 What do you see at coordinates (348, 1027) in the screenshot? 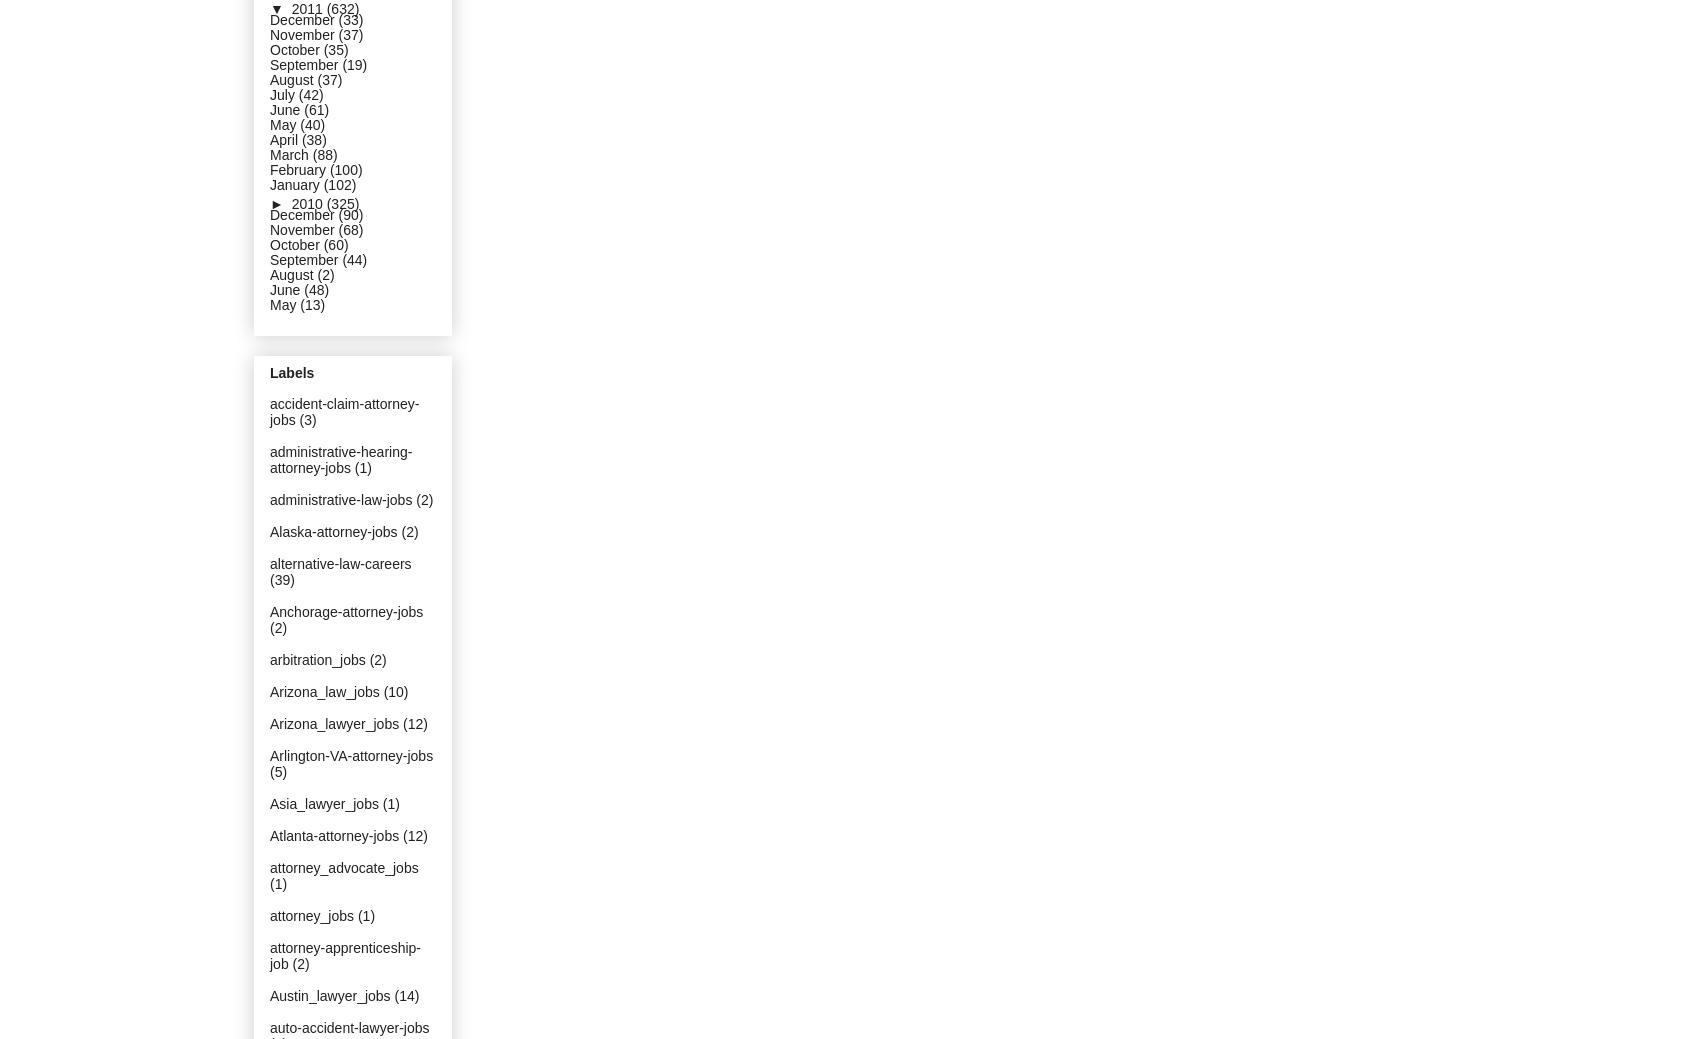
I see `'auto-accident-lawyer-jobs'` at bounding box center [348, 1027].